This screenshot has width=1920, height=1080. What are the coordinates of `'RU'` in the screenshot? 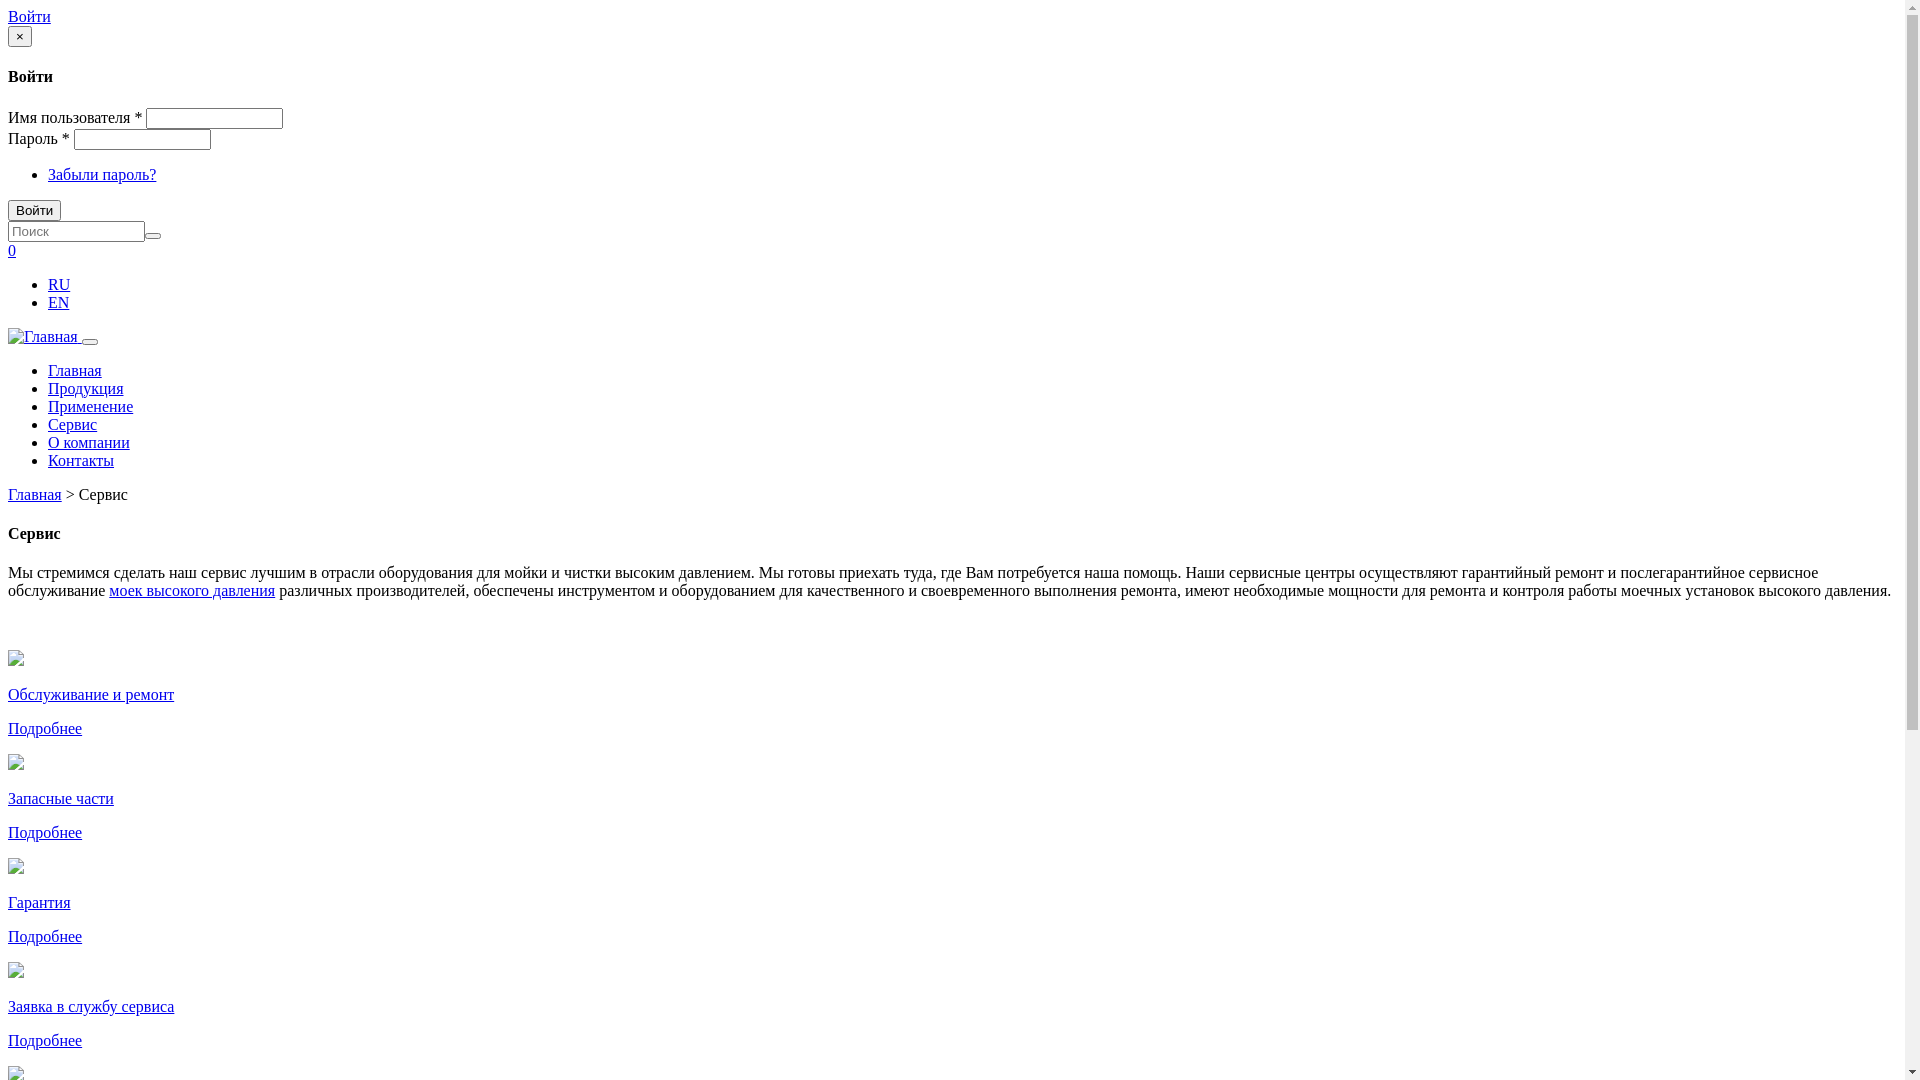 It's located at (58, 284).